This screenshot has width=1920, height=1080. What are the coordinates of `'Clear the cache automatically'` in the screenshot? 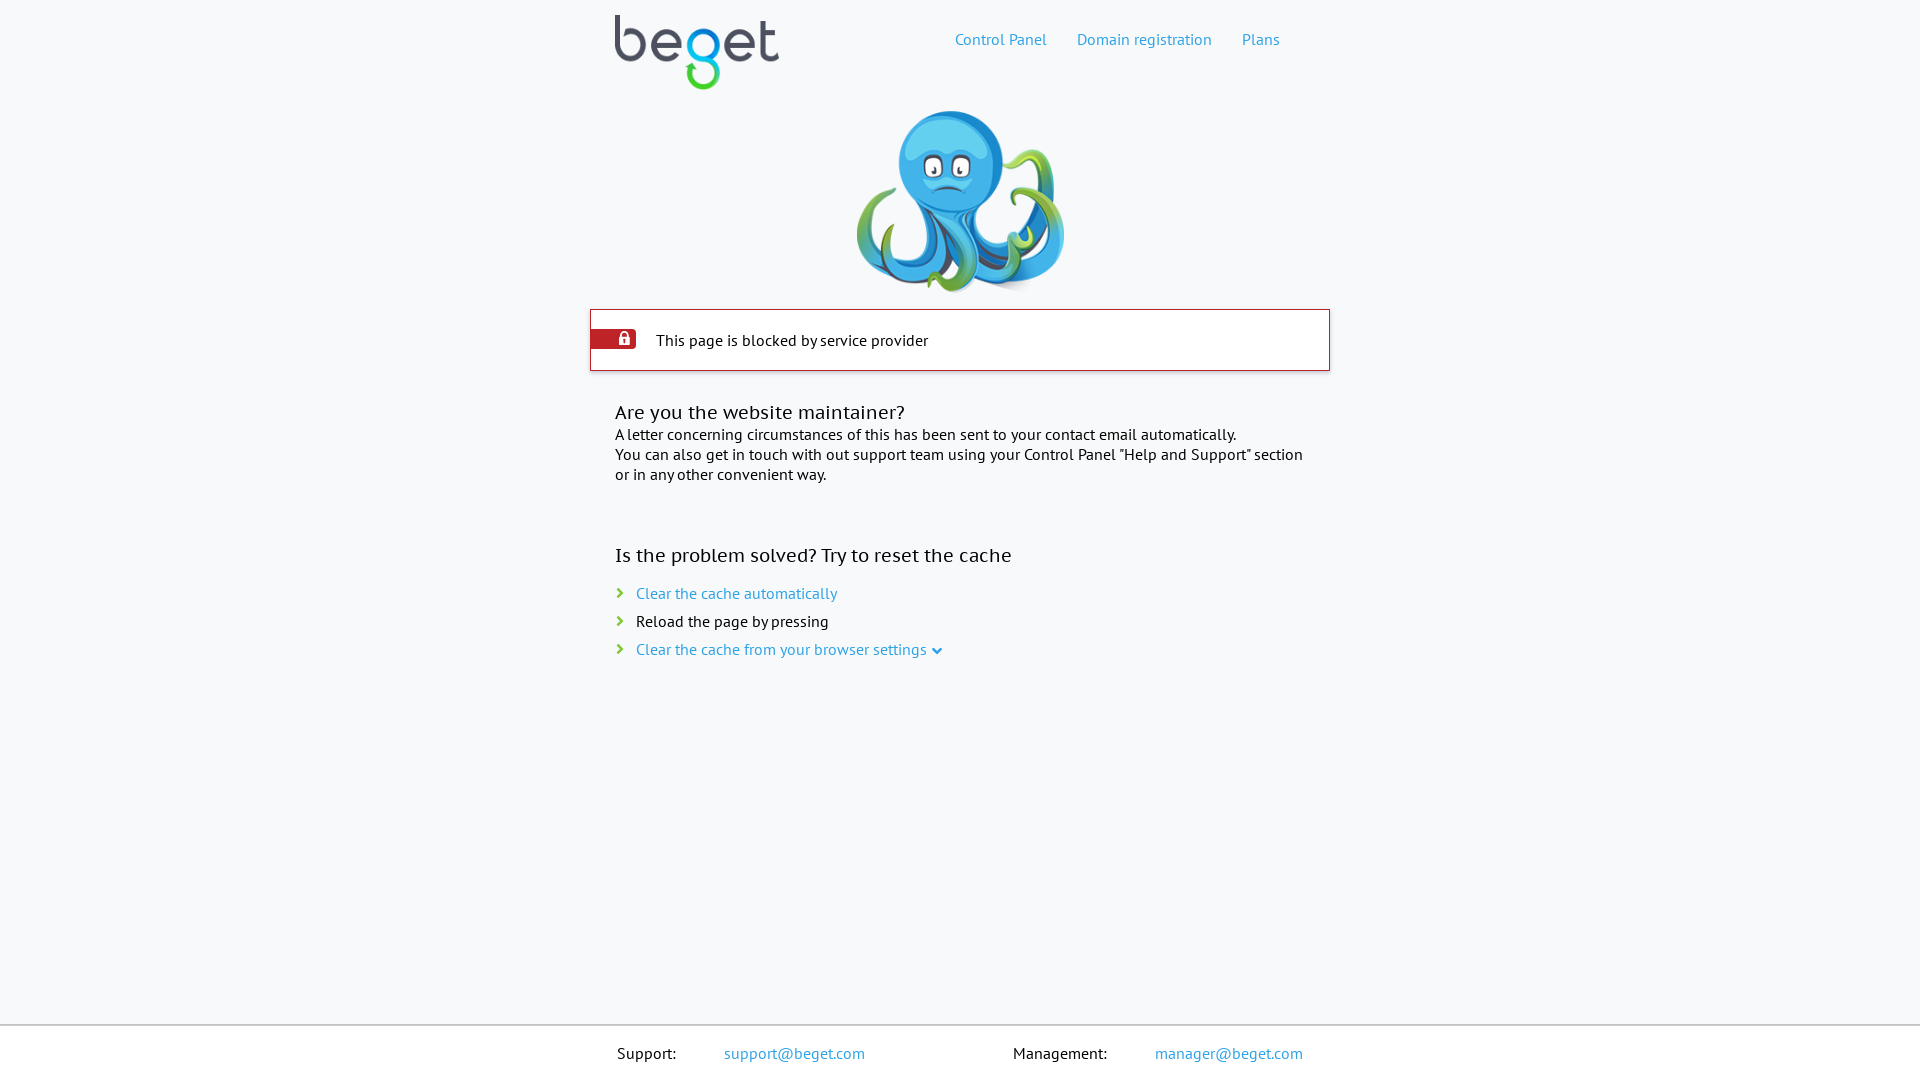 It's located at (735, 592).